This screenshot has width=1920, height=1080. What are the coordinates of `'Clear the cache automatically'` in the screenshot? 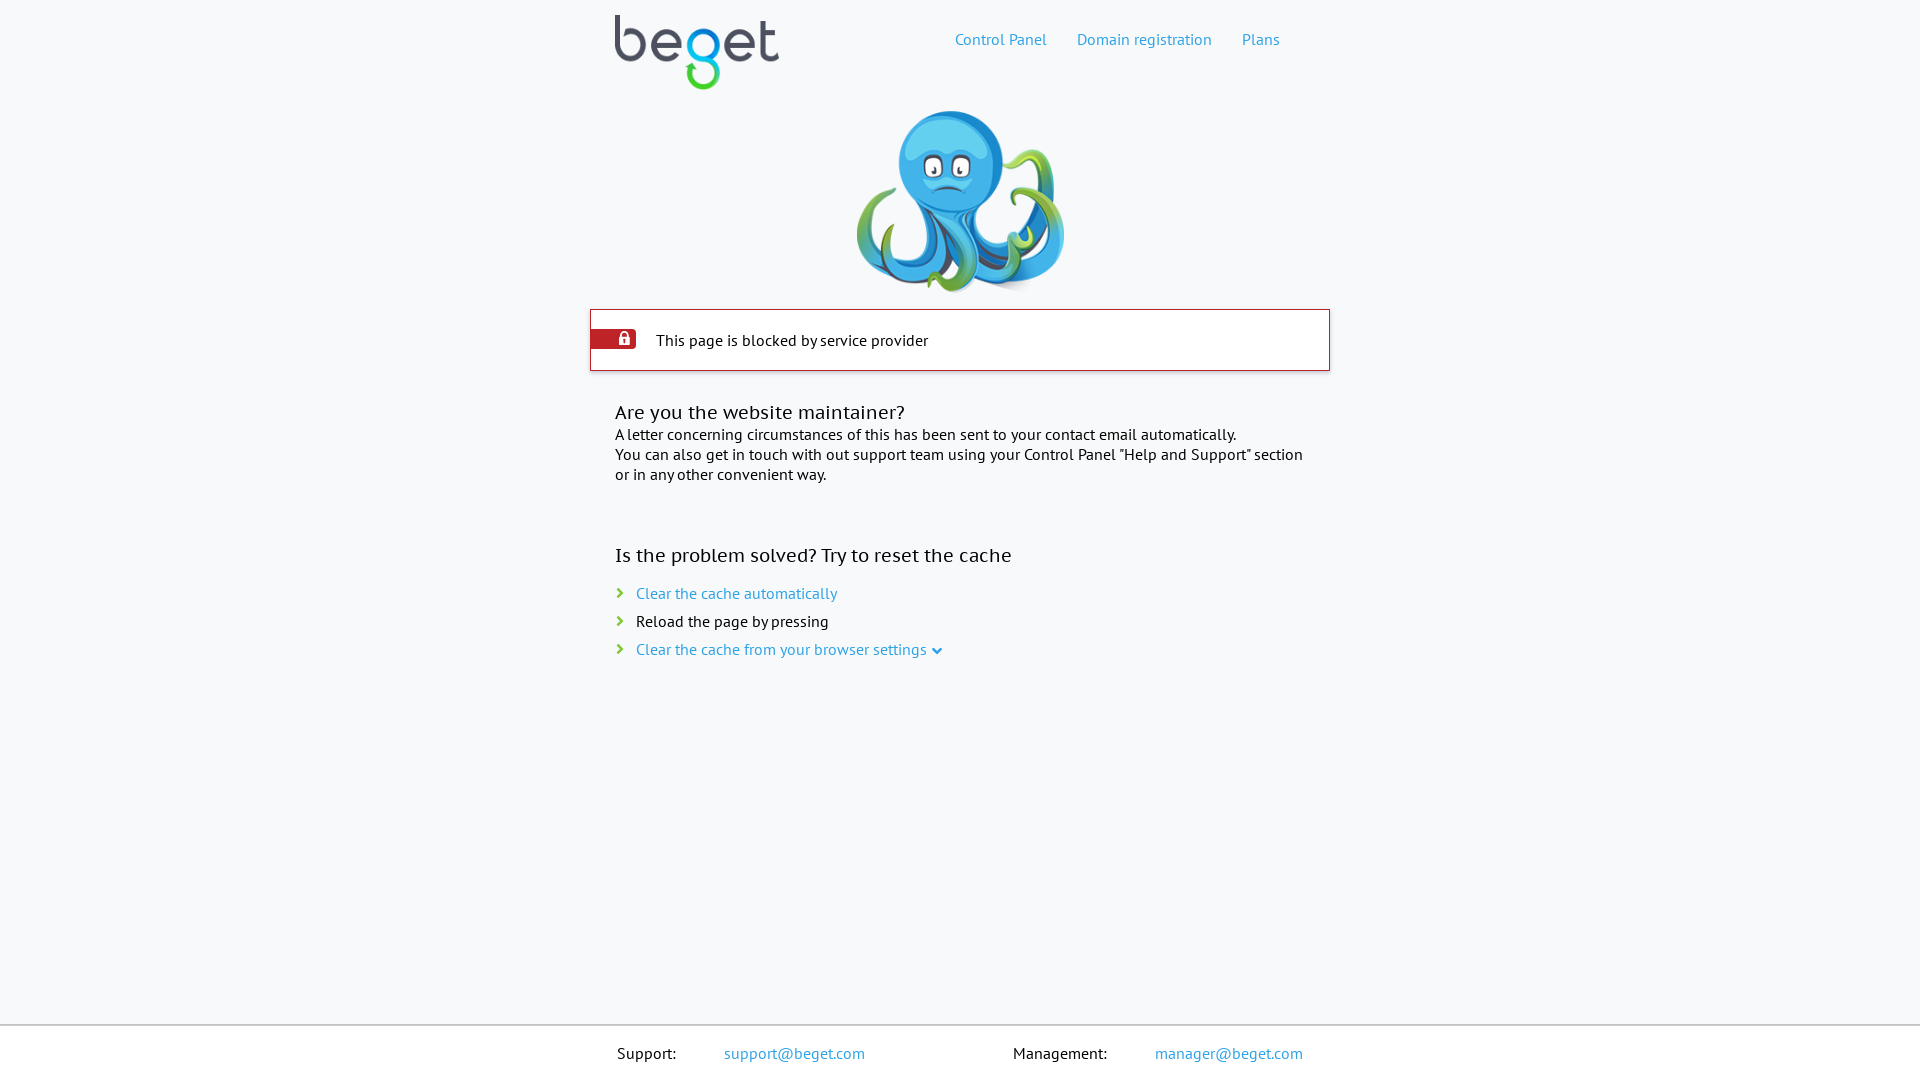 It's located at (735, 592).